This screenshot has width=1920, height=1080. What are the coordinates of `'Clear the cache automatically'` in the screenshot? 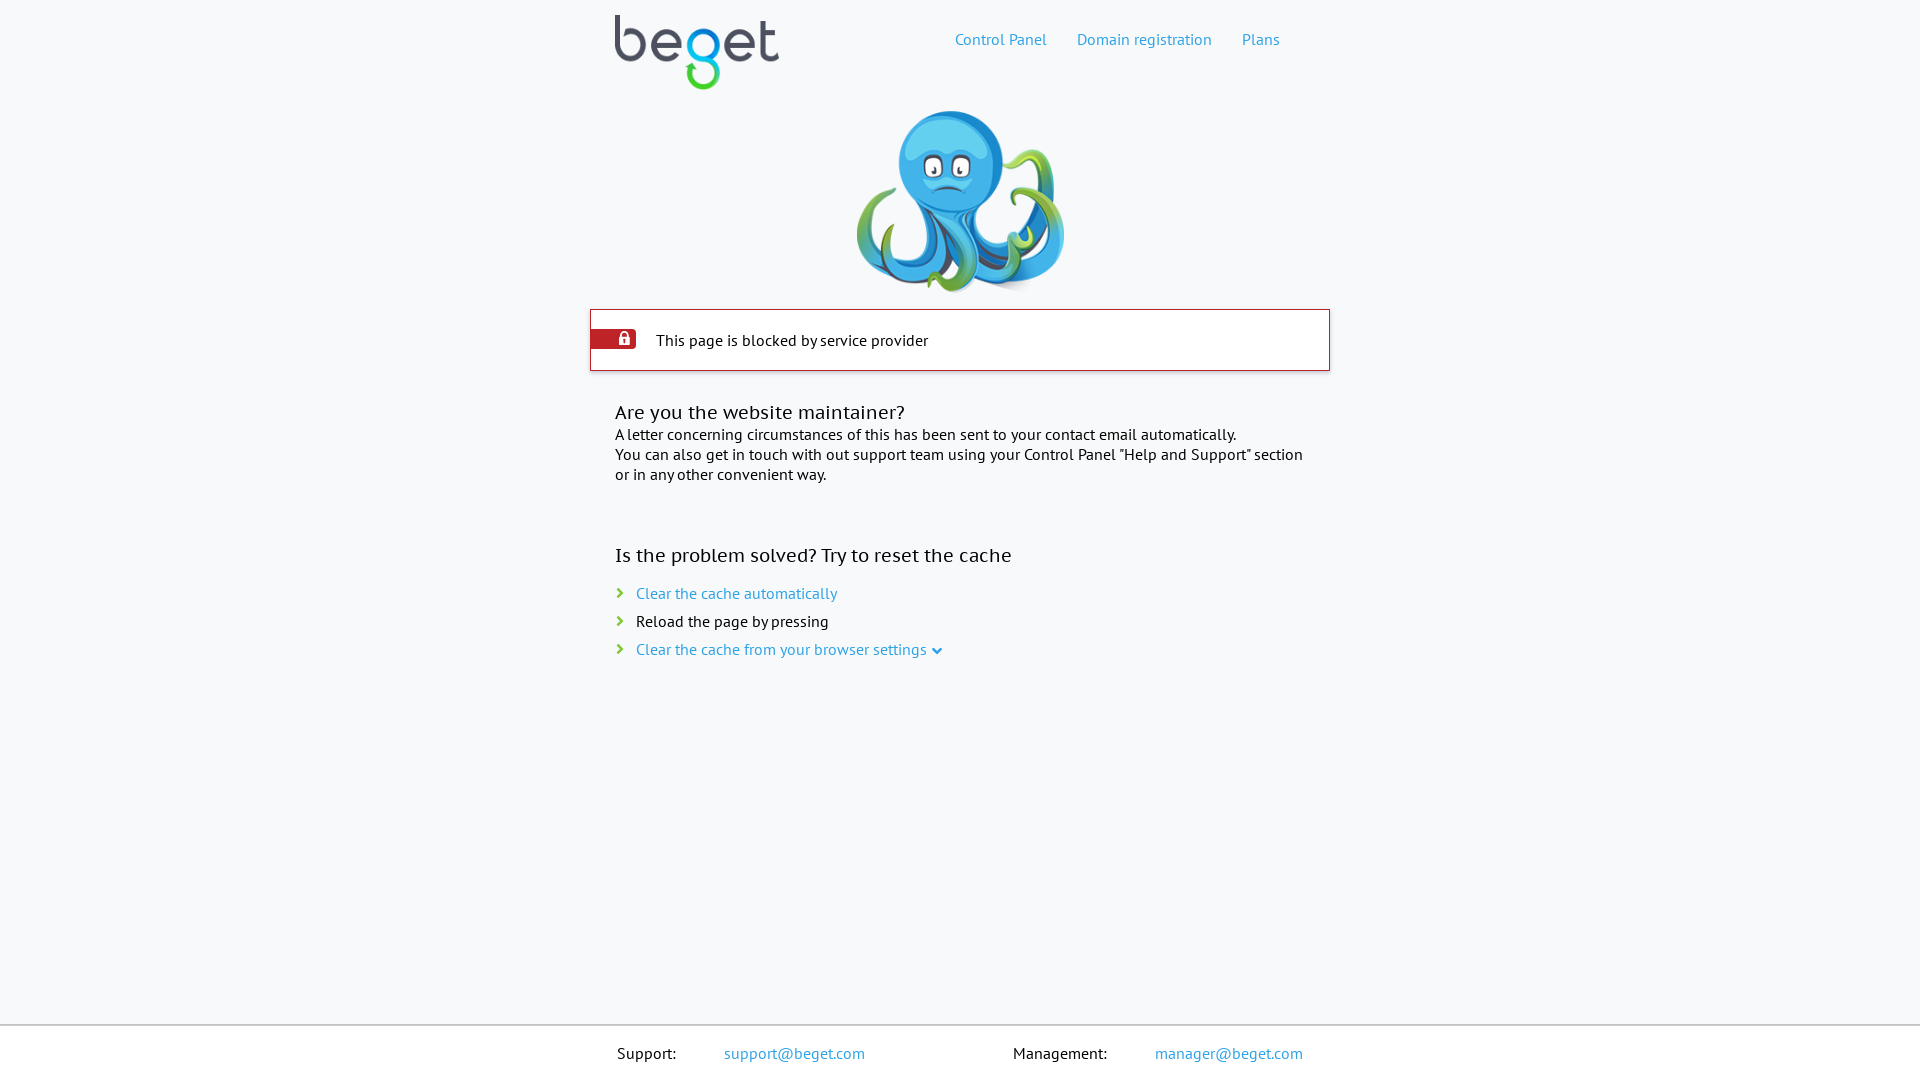 It's located at (735, 592).